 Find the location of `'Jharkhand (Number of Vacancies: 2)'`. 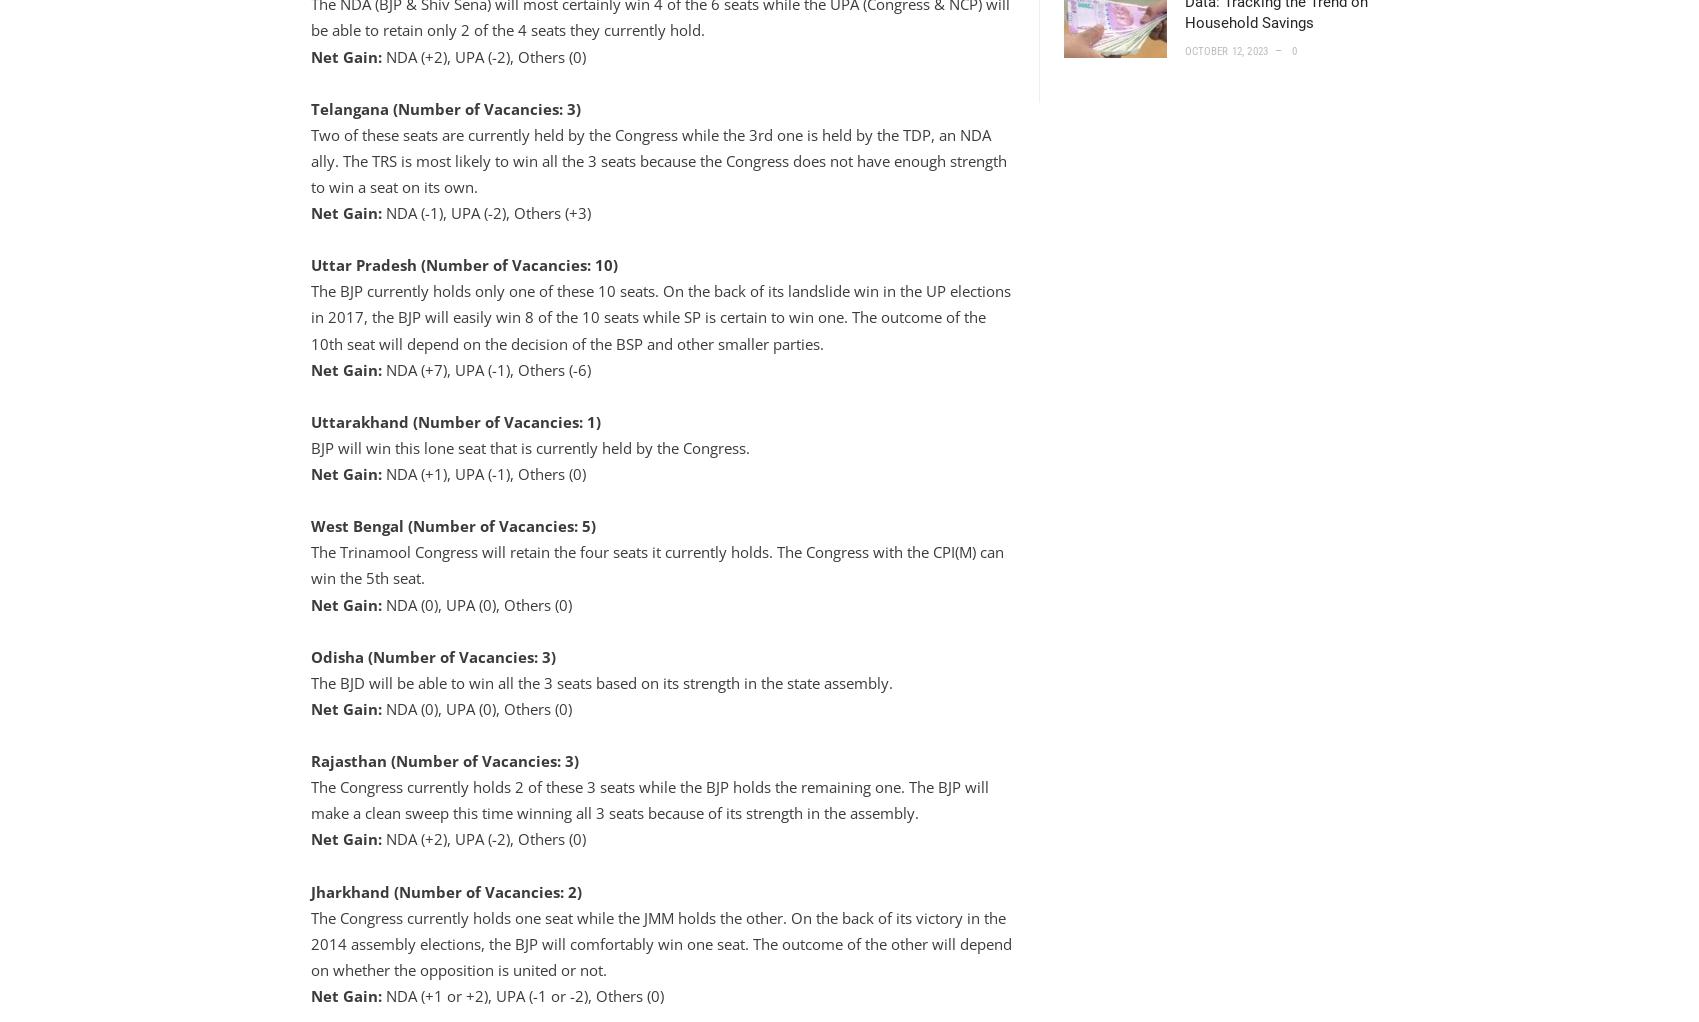

'Jharkhand (Number of Vacancies: 2)' is located at coordinates (445, 889).